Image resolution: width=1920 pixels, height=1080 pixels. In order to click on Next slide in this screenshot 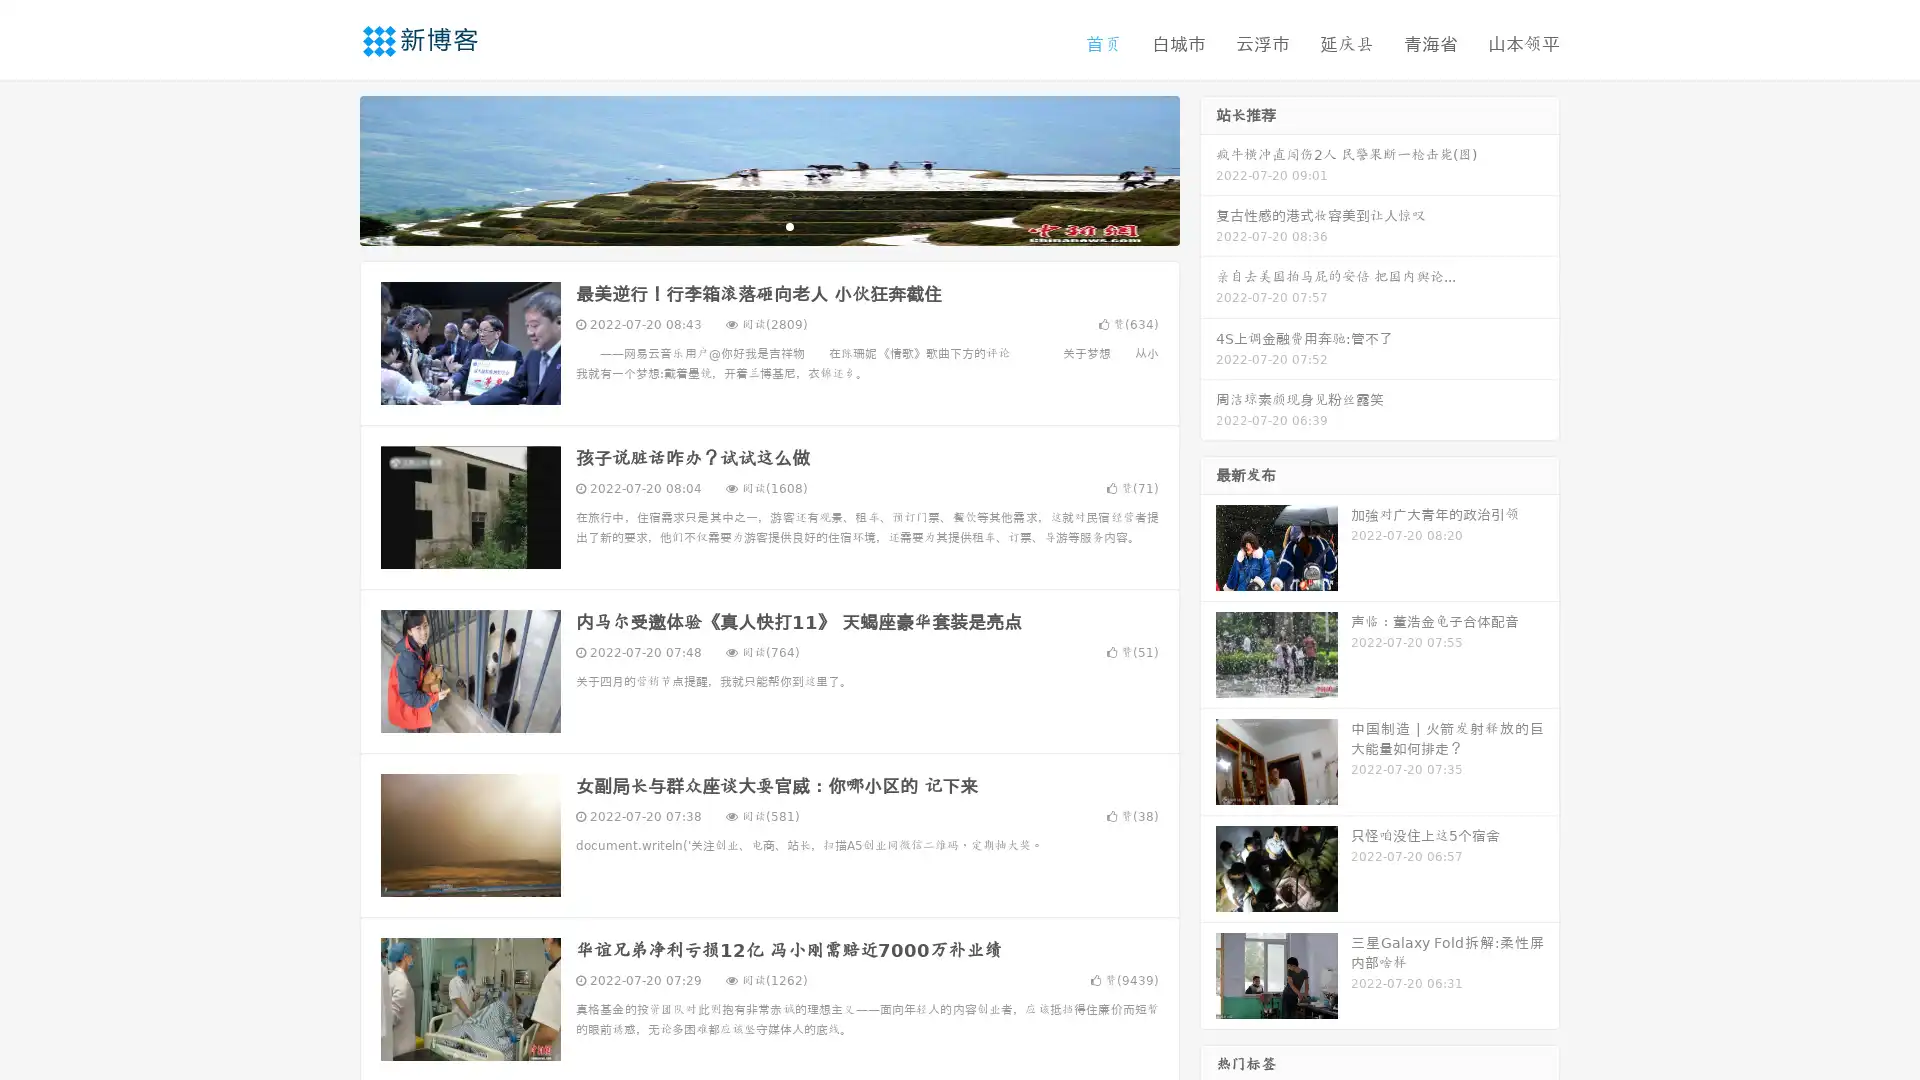, I will do `click(1208, 168)`.